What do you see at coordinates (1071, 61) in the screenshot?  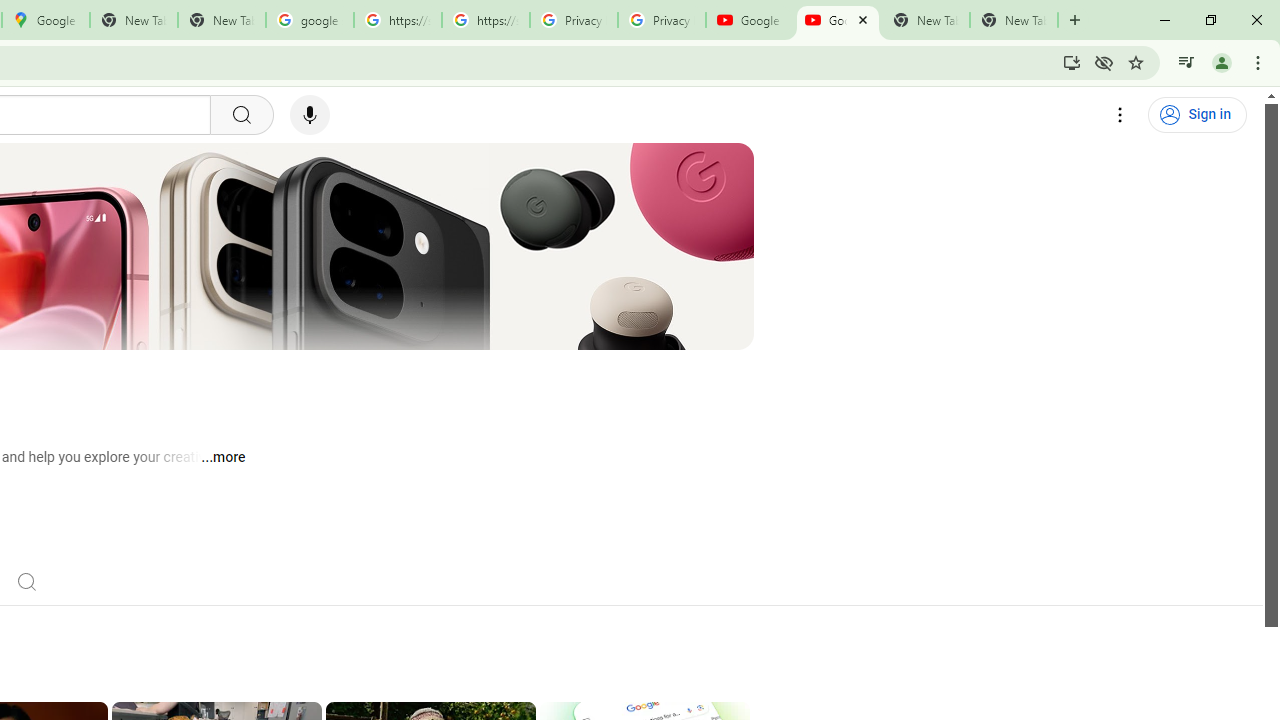 I see `'Install YouTube'` at bounding box center [1071, 61].